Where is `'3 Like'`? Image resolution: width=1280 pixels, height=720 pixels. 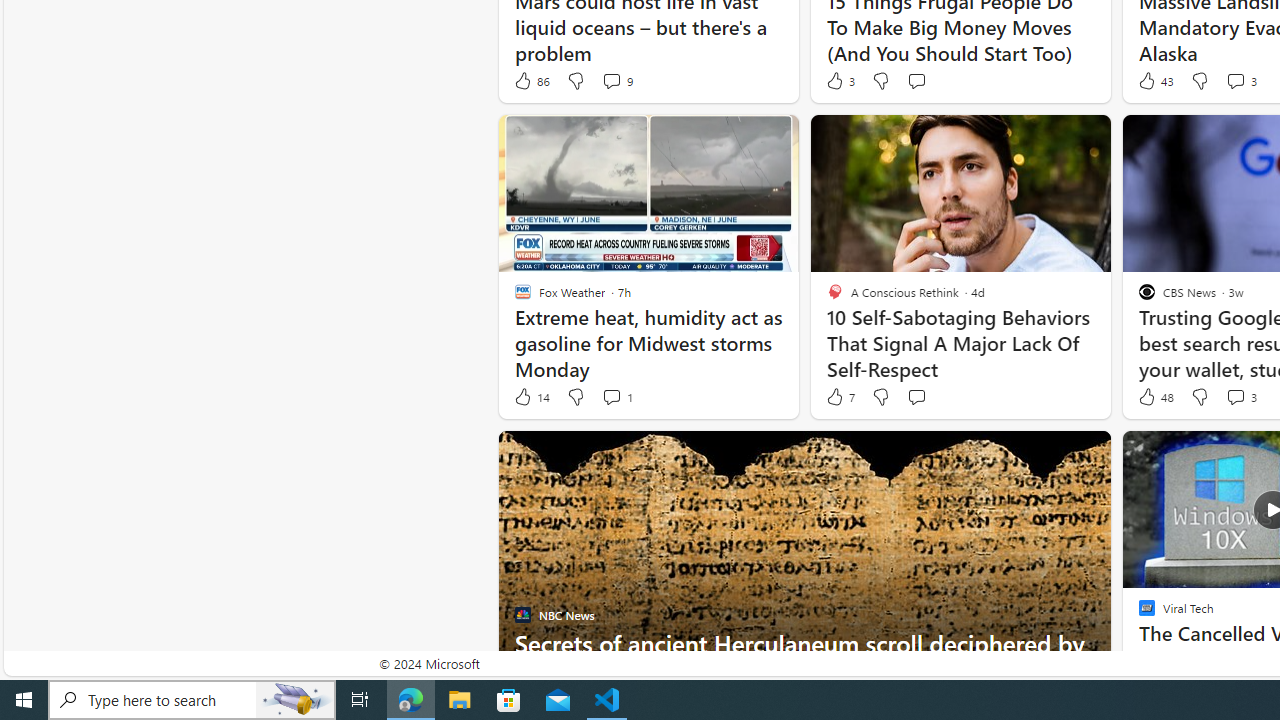 '3 Like' is located at coordinates (839, 80).